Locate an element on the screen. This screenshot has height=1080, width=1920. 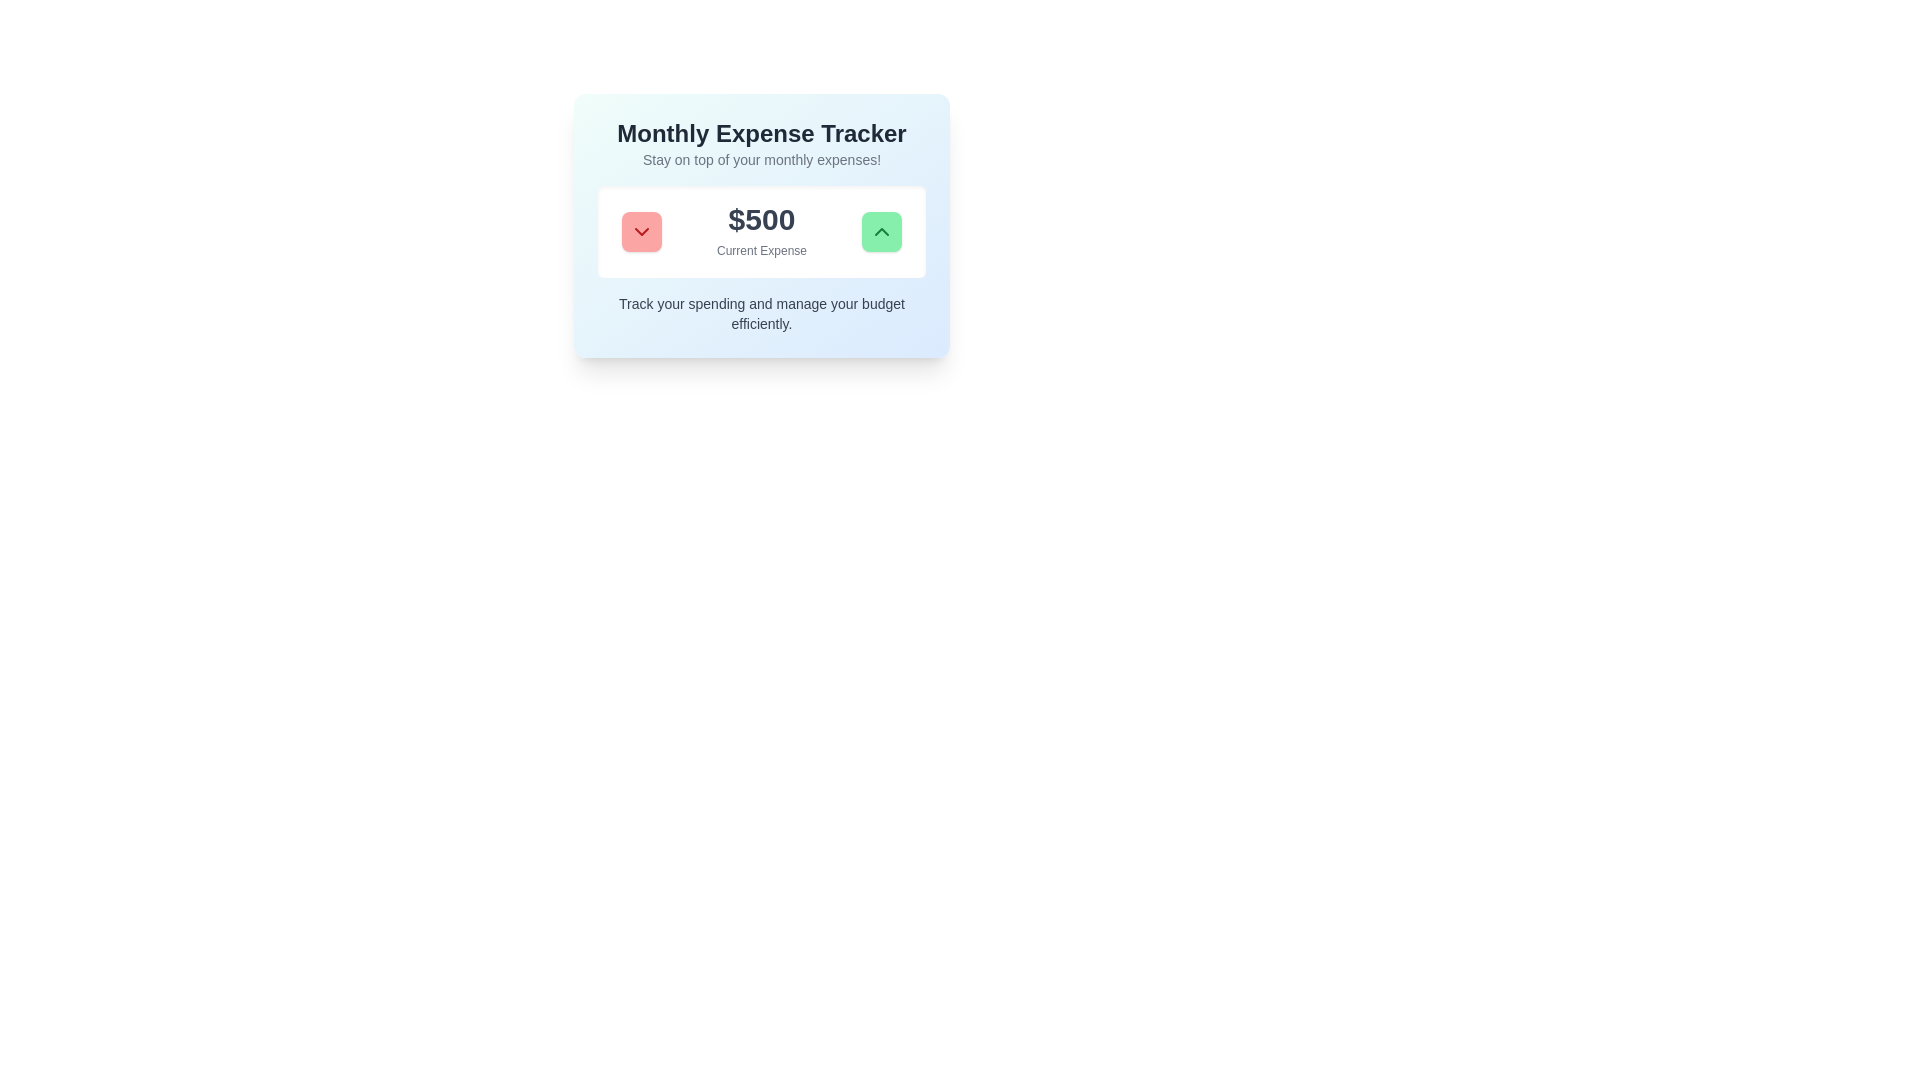
the 'Current Expense' text label which is displayed in a small gray font below the '$500' text element, centrally aligned in the interface is located at coordinates (761, 249).